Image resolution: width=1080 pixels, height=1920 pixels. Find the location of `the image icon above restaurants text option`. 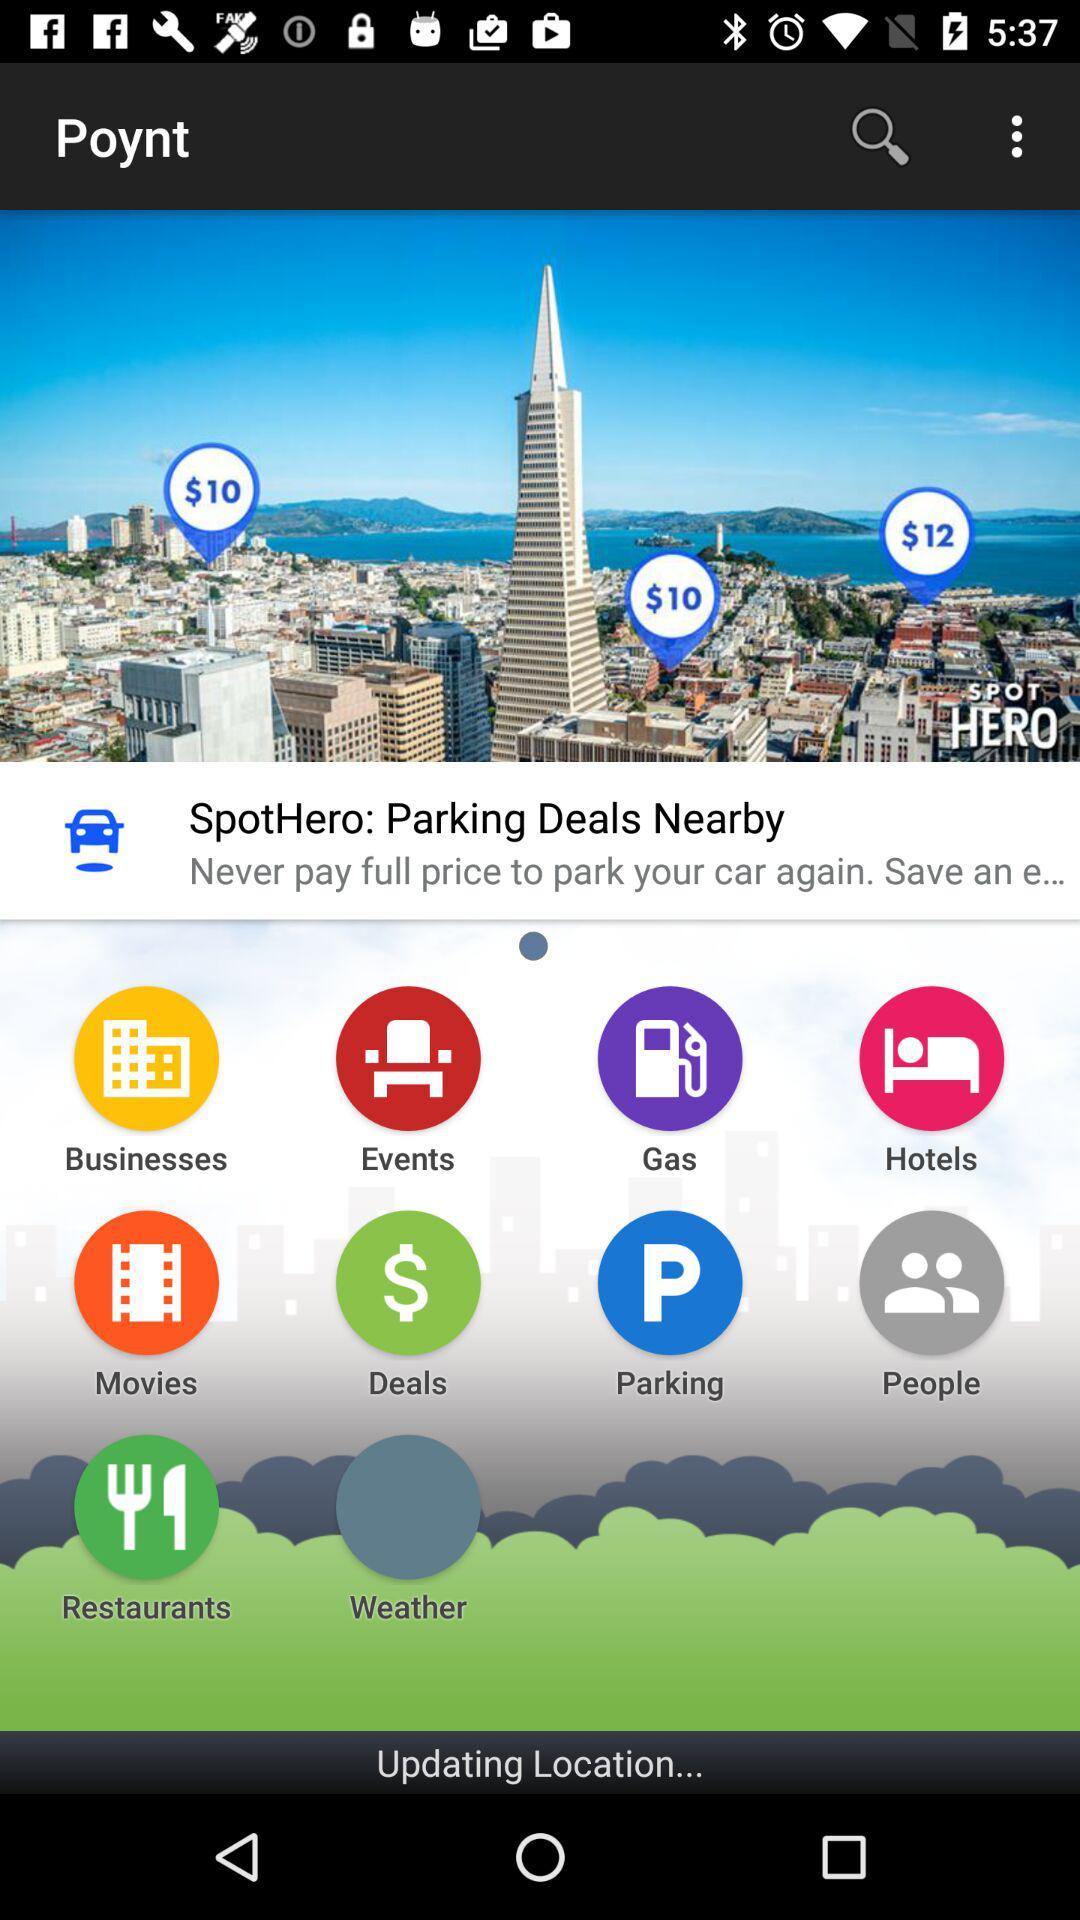

the image icon above restaurants text option is located at coordinates (145, 1507).